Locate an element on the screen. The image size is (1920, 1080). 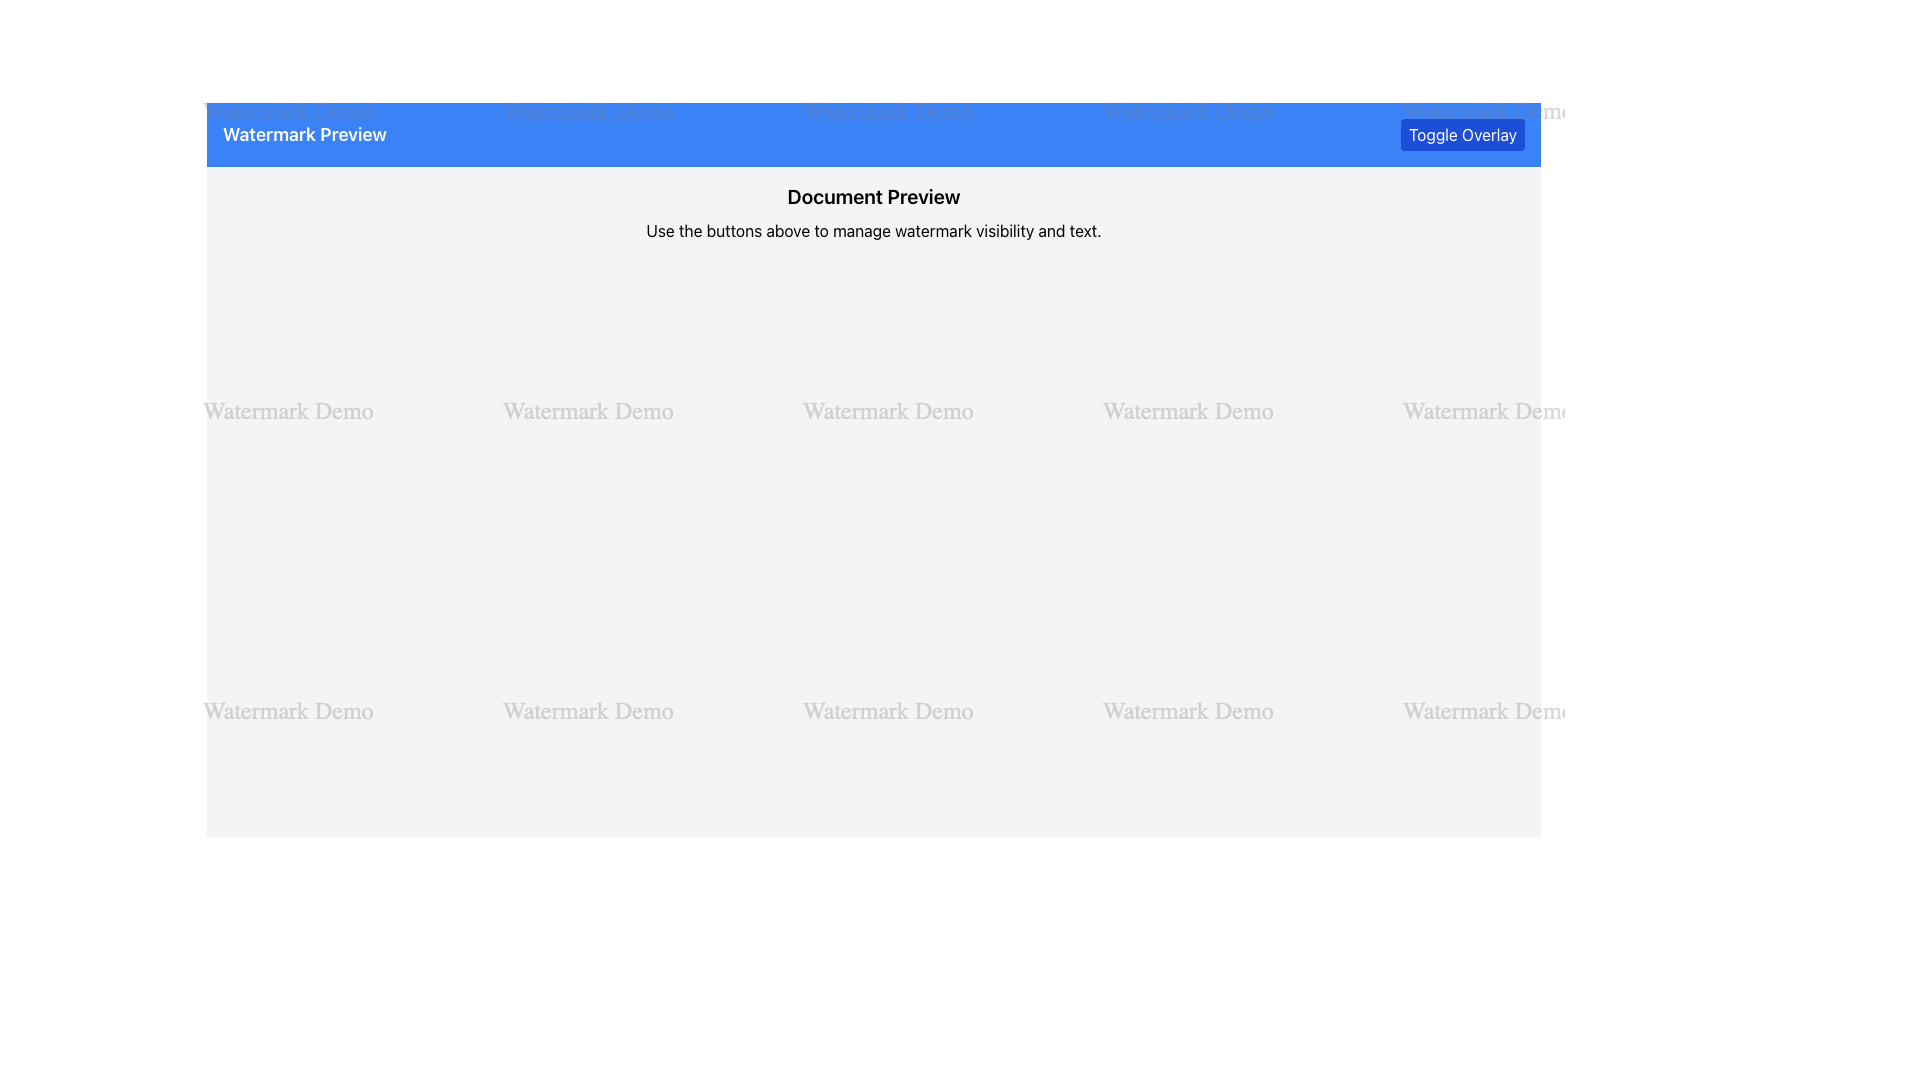
the button on the far right side of the blue header, which toggles the visibility of an overlay element is located at coordinates (1463, 135).